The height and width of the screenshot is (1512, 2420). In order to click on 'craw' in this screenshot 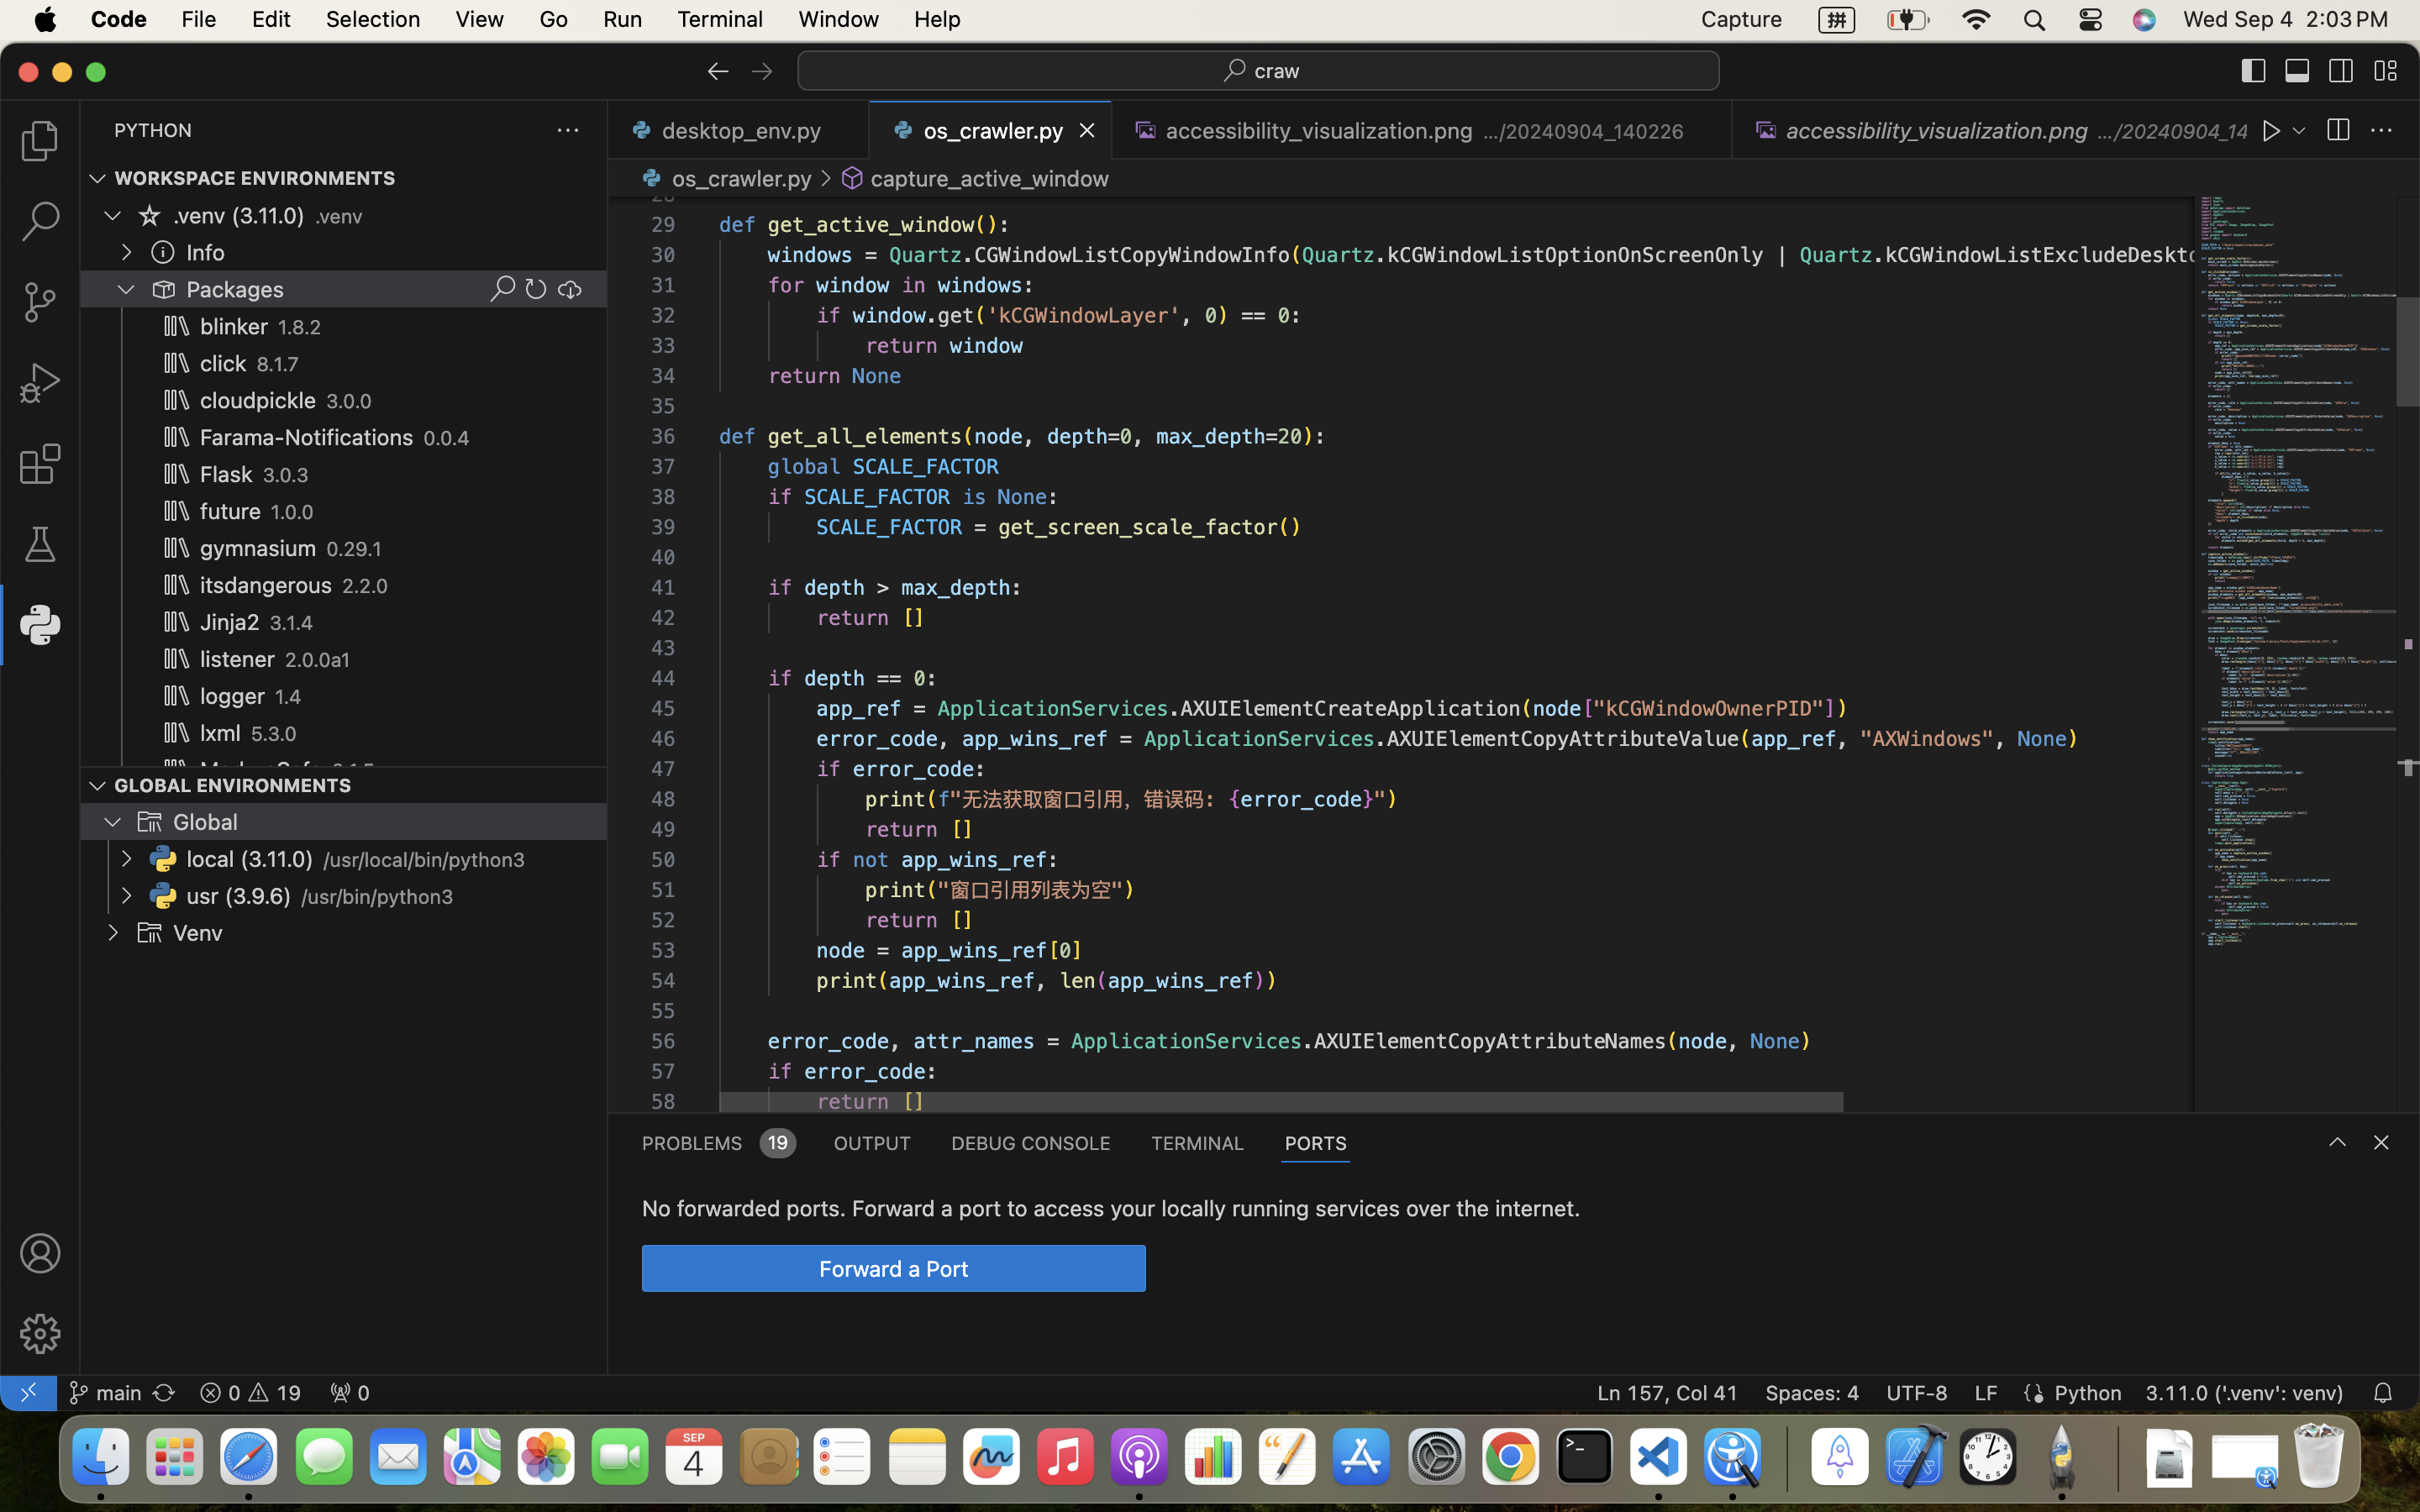, I will do `click(1276, 70)`.